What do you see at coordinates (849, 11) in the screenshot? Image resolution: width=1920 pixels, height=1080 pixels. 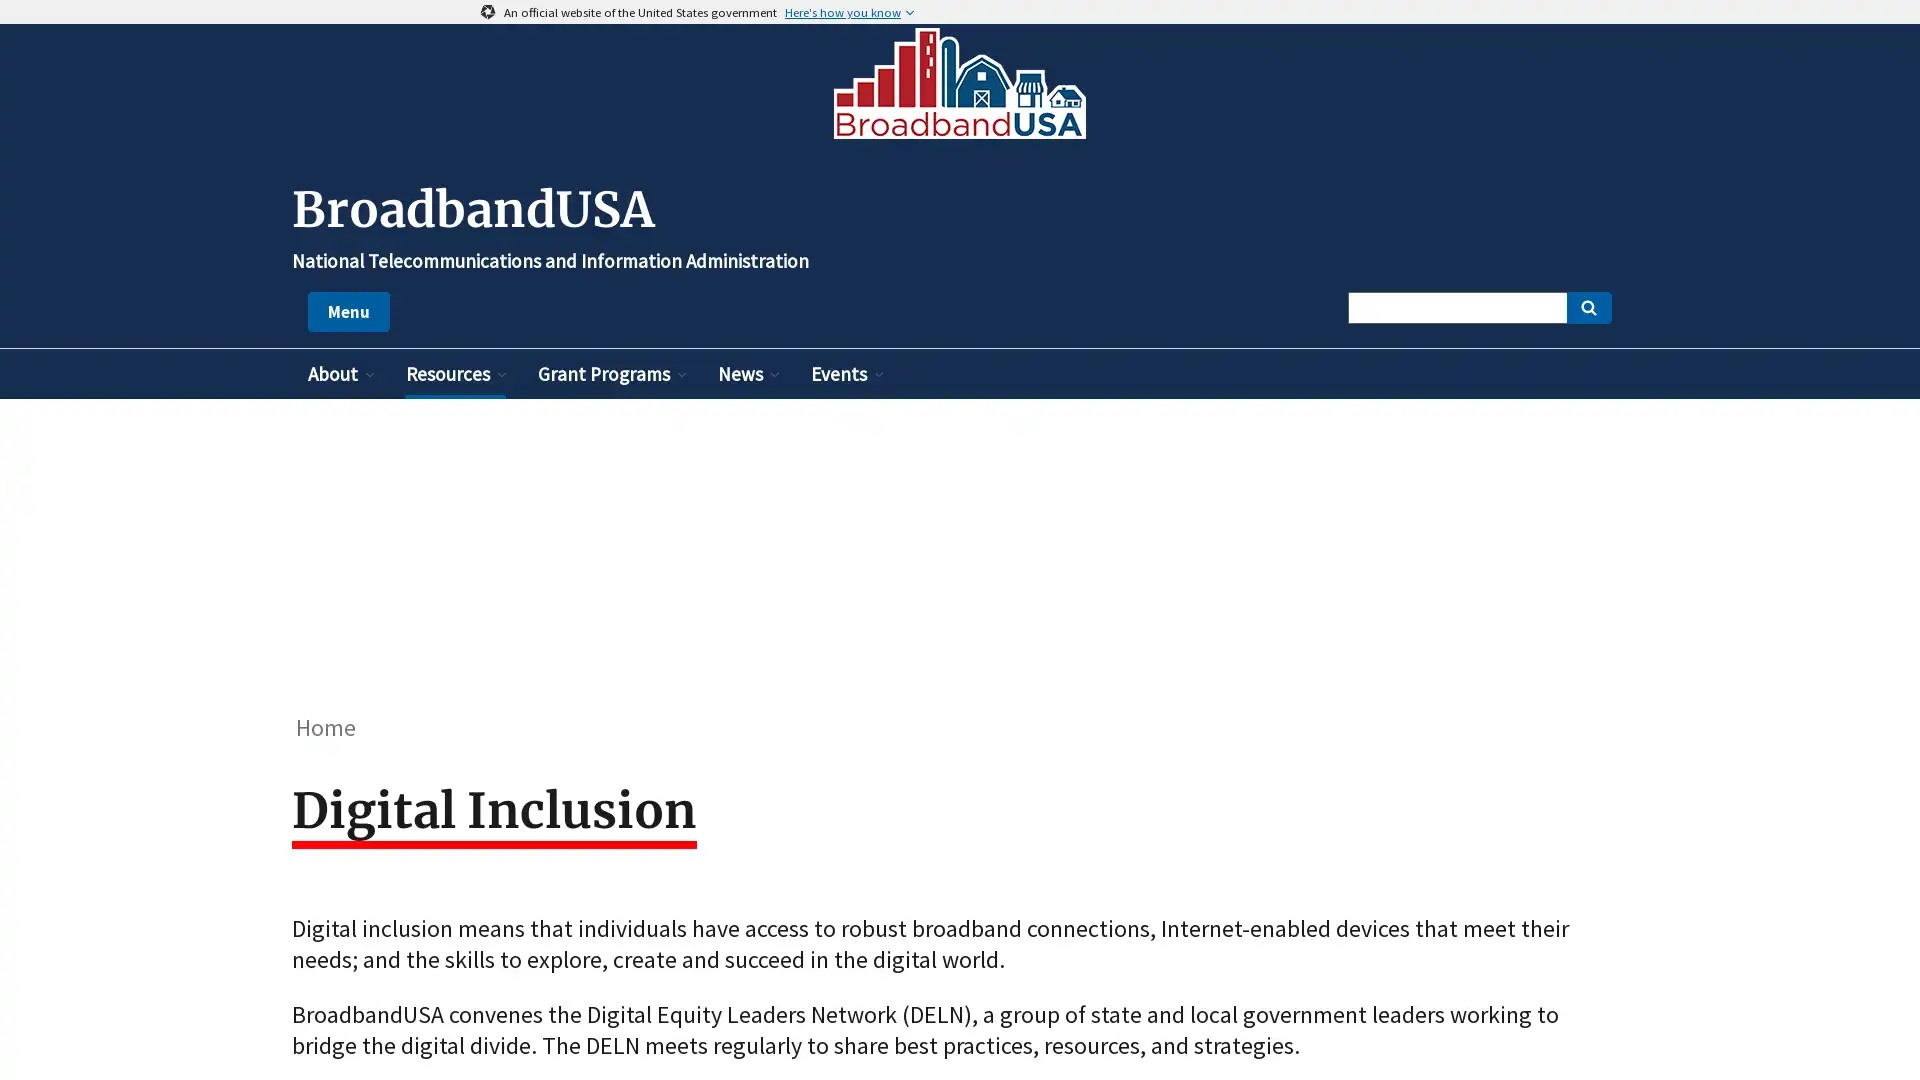 I see `Here's how you know` at bounding box center [849, 11].